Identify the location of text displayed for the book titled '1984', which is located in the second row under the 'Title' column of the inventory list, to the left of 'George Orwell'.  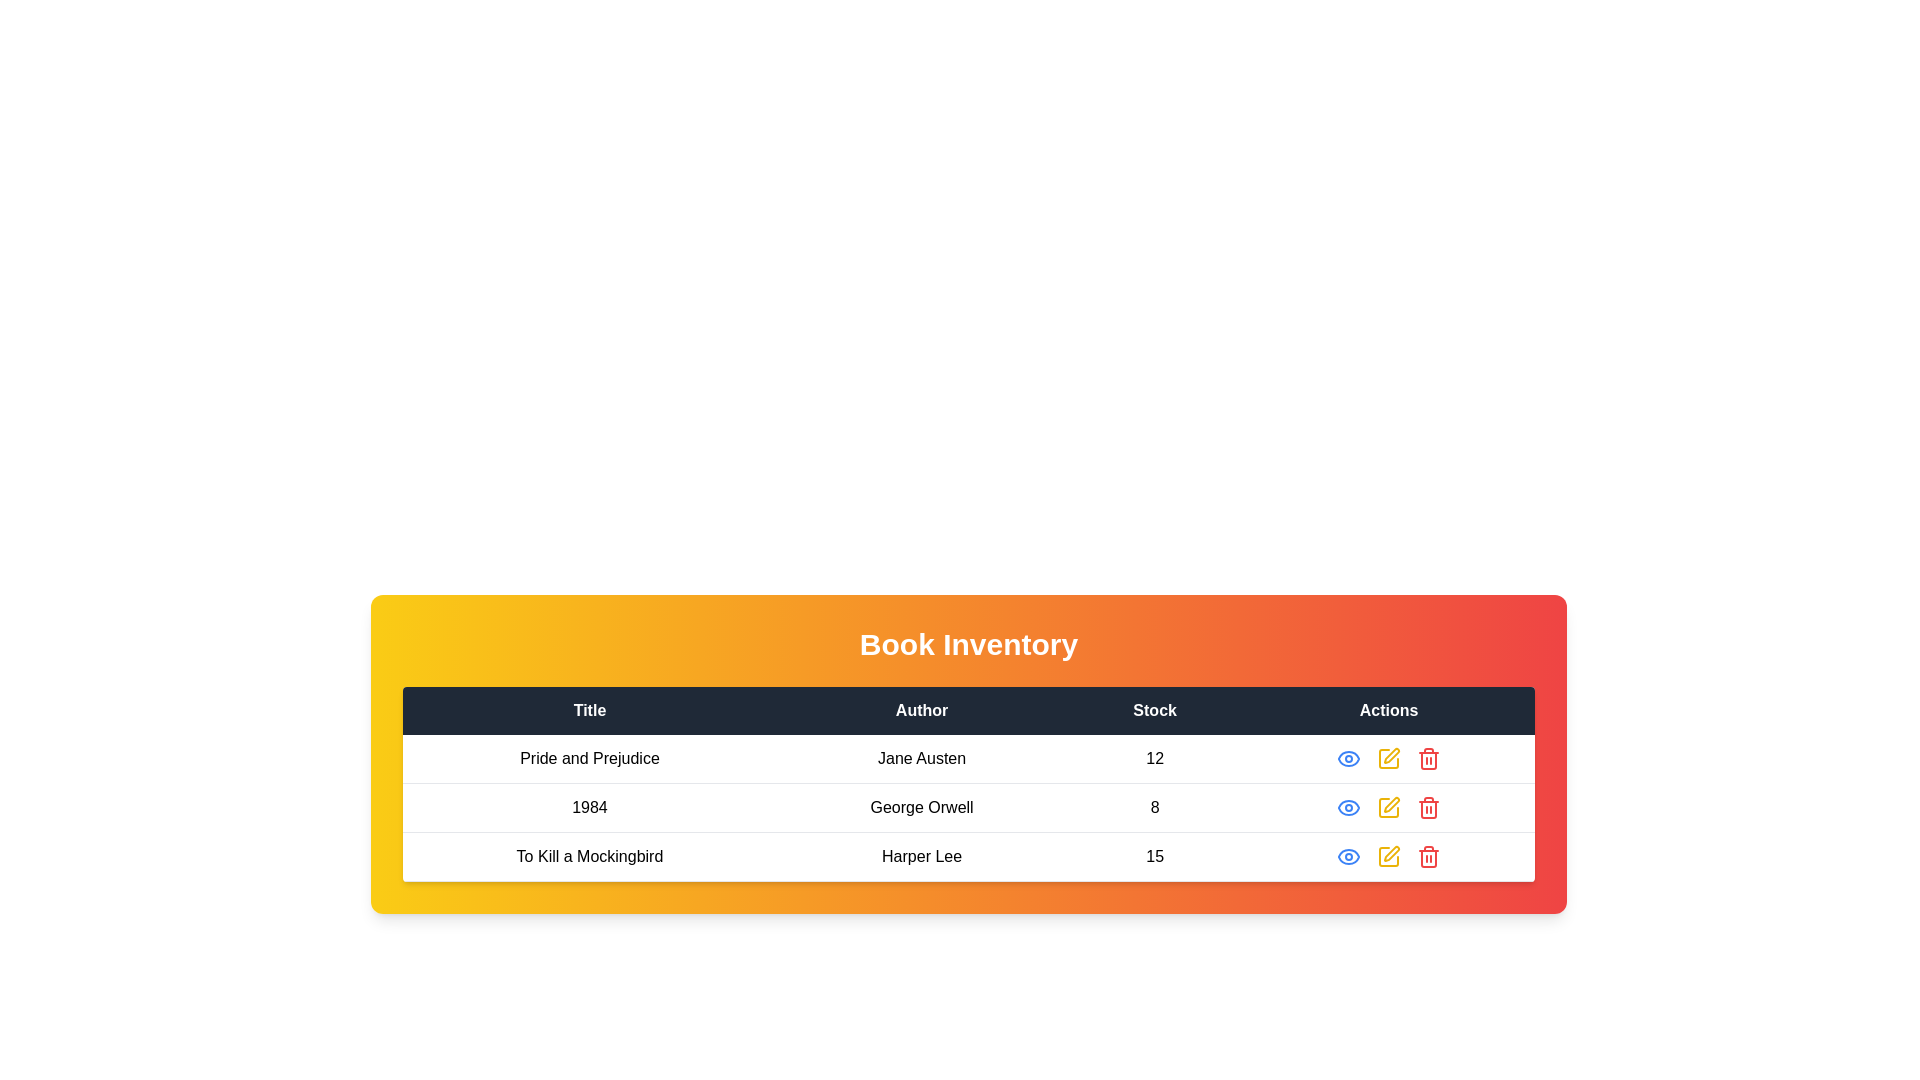
(589, 806).